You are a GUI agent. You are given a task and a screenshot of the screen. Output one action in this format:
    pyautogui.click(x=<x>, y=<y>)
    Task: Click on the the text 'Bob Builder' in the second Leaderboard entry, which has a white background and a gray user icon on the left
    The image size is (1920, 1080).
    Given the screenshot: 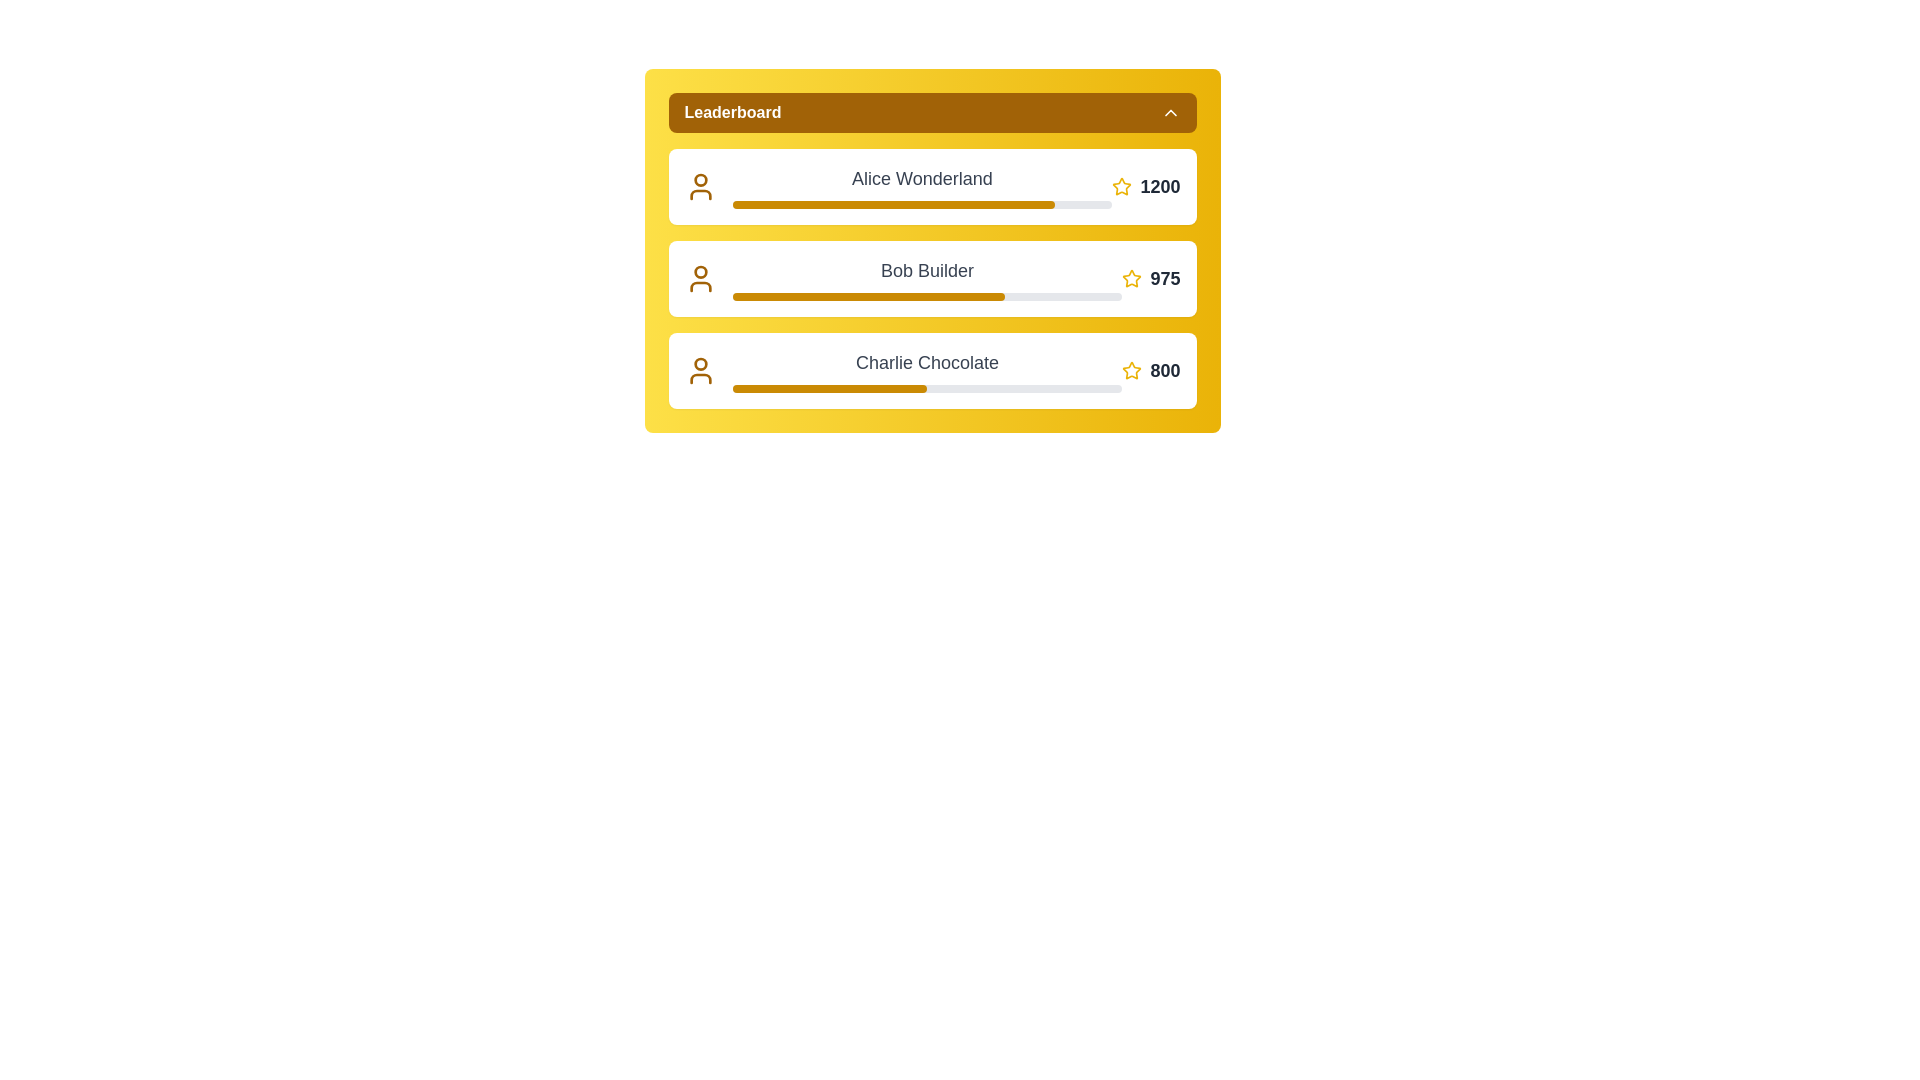 What is the action you would take?
    pyautogui.click(x=931, y=249)
    